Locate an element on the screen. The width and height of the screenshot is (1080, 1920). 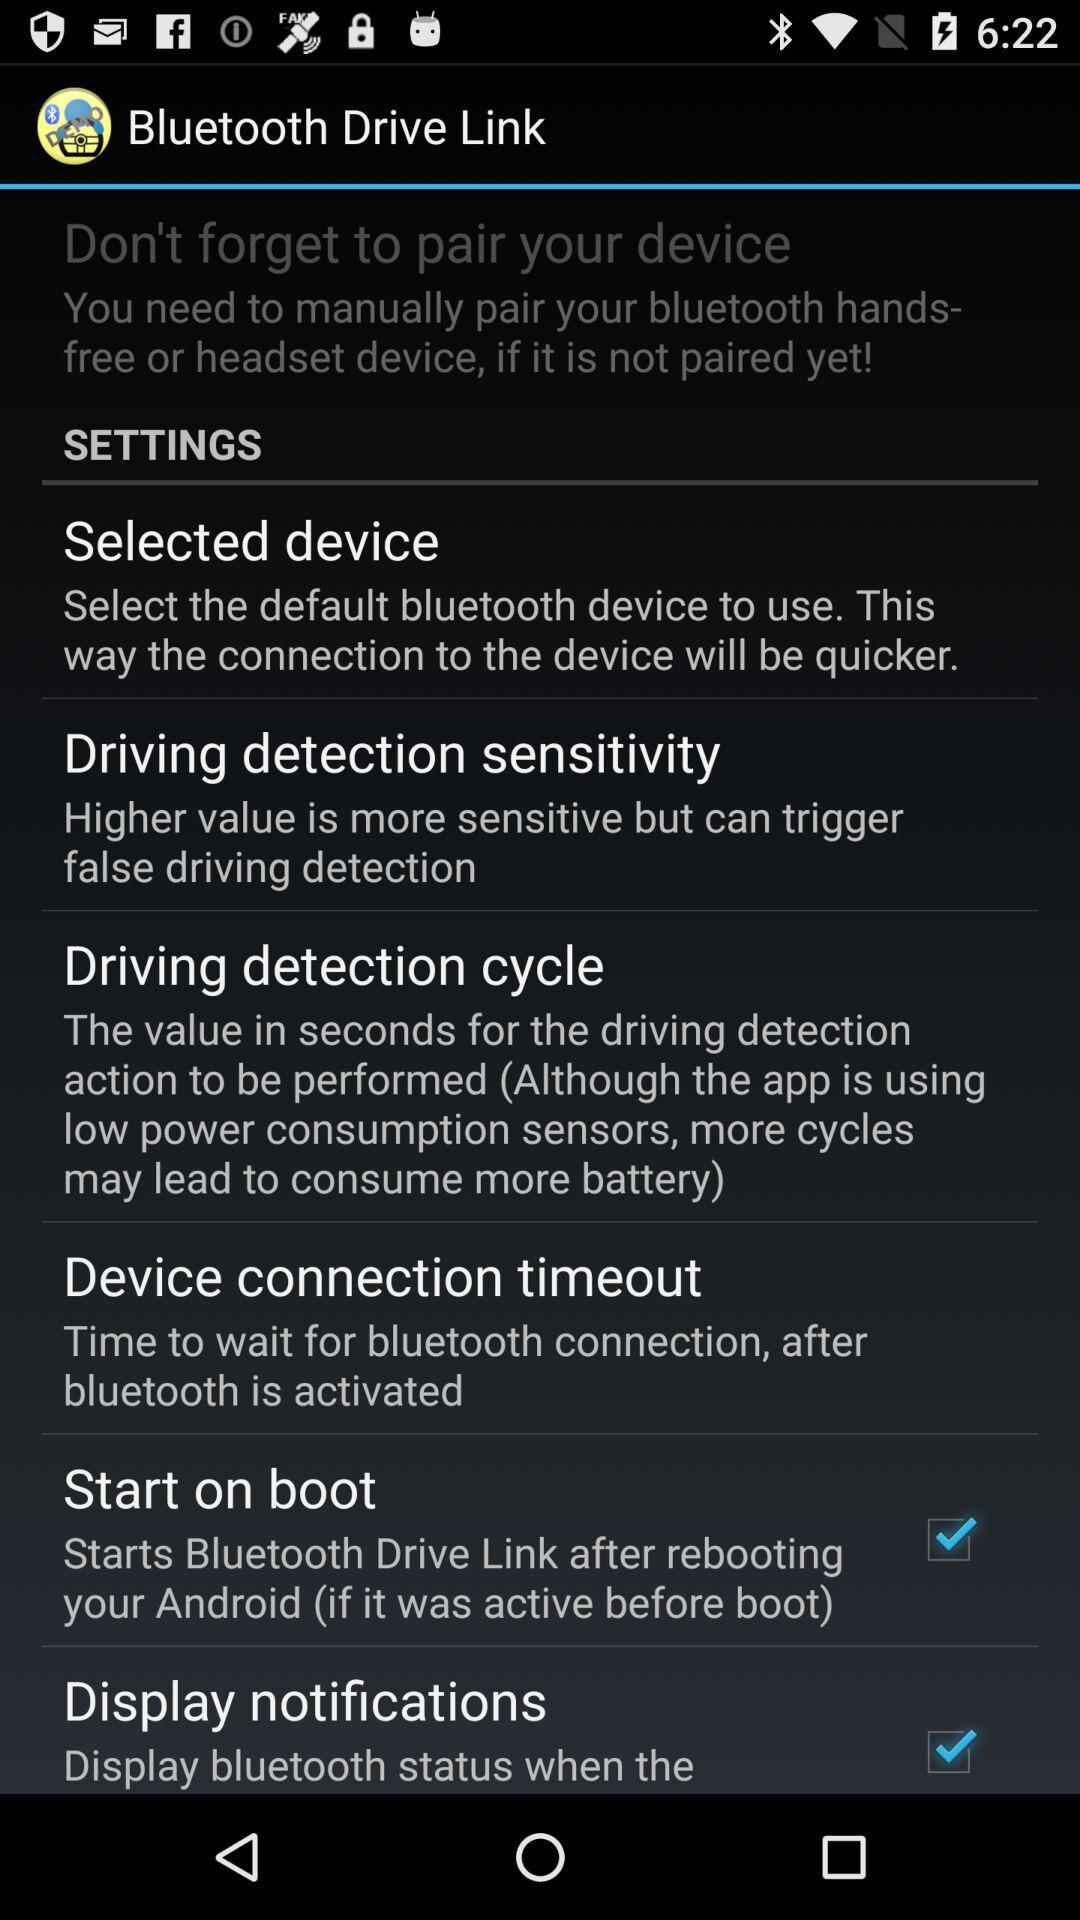
the item above device connection timeout icon is located at coordinates (525, 1101).